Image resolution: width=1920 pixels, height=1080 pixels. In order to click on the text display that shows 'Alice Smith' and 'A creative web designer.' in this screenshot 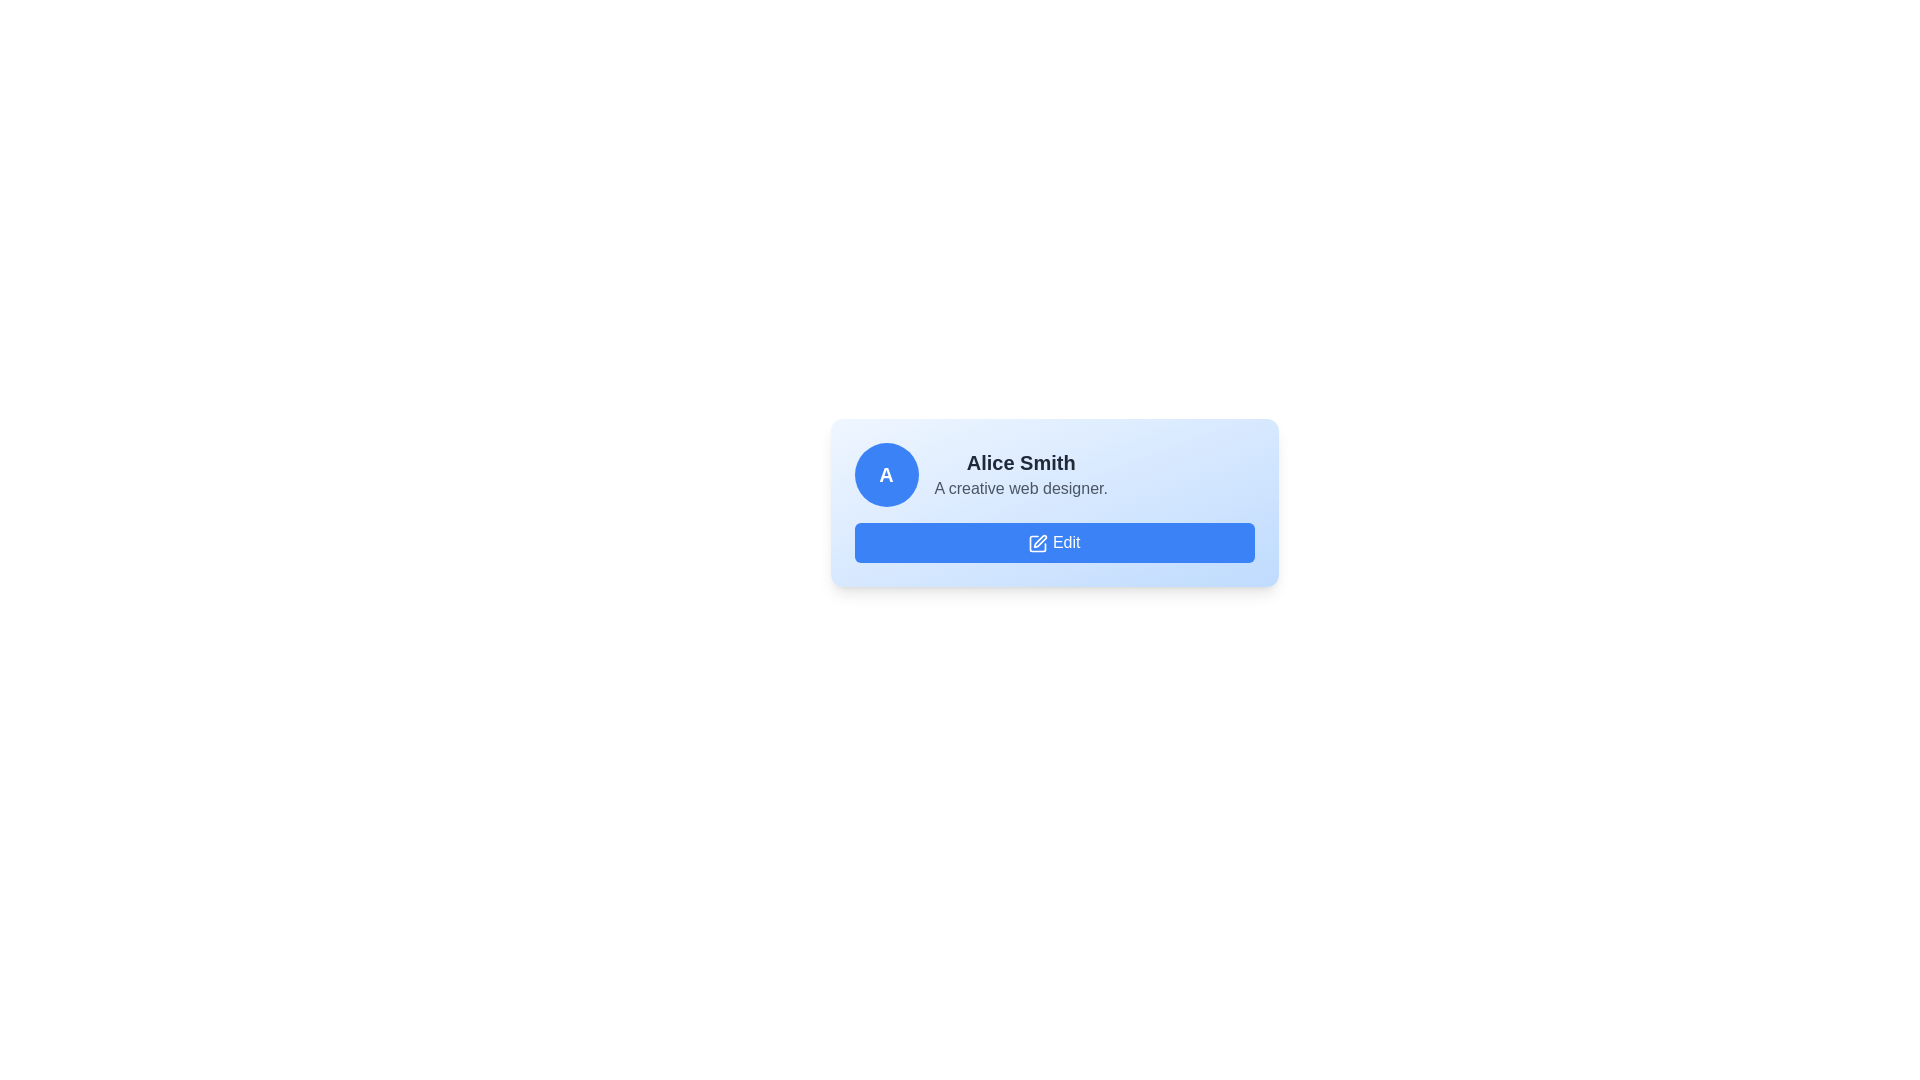, I will do `click(1021, 474)`.